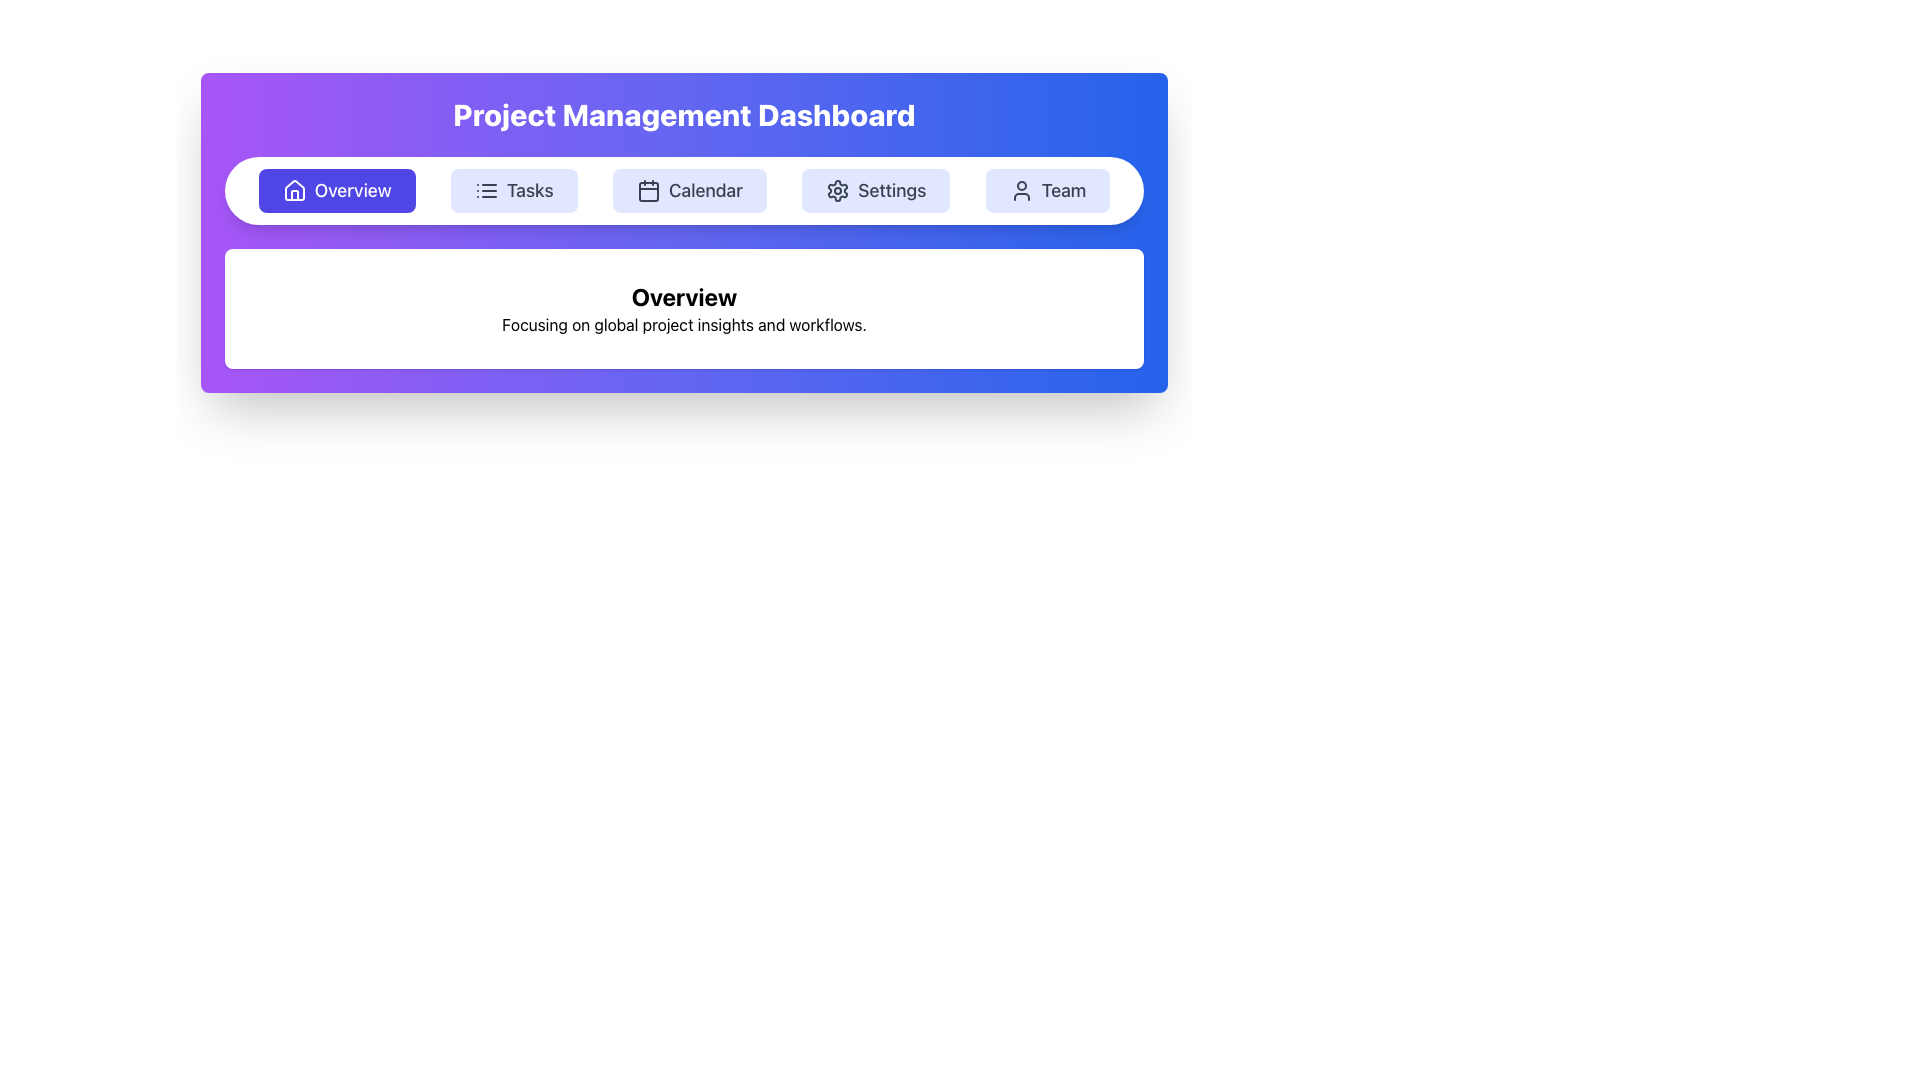 The image size is (1920, 1080). Describe the element at coordinates (838, 191) in the screenshot. I see `the gear icon representing settings functionality within the 'Settings' button` at that location.